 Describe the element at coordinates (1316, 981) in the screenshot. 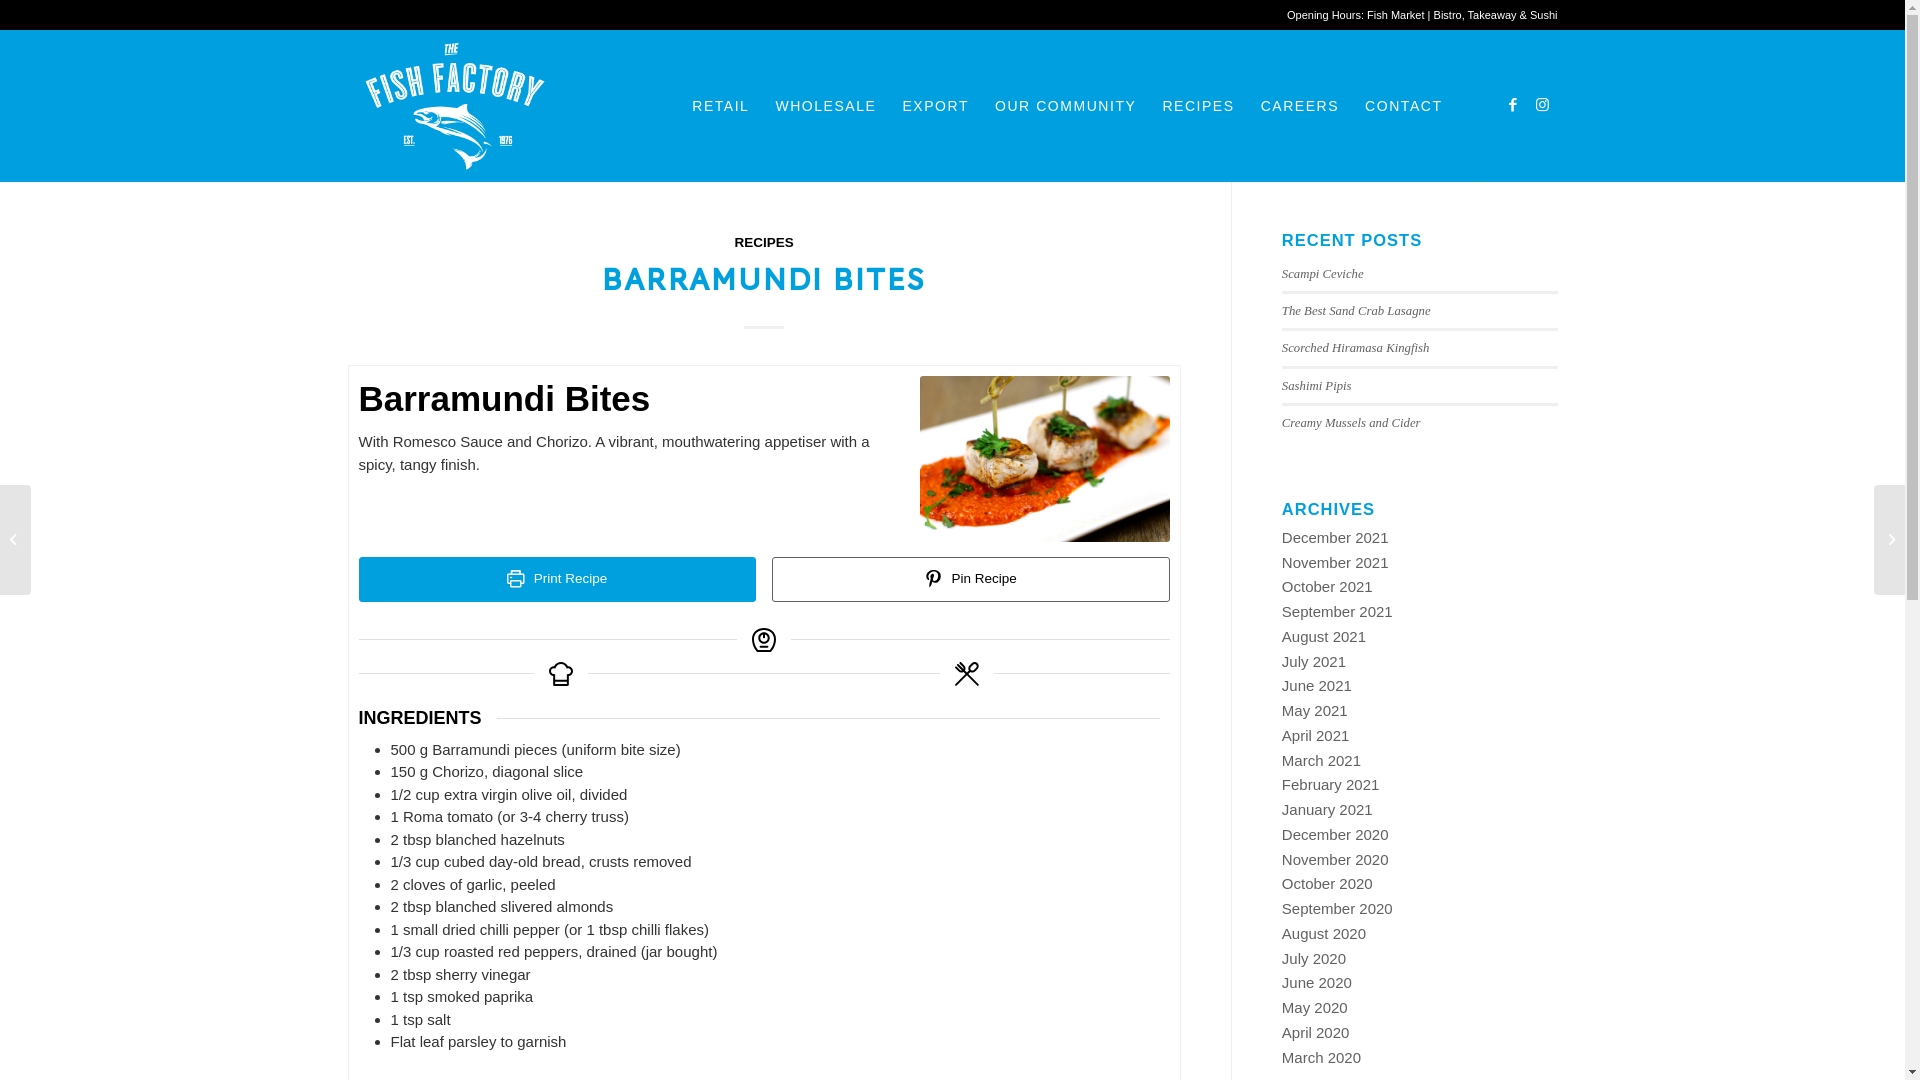

I see `'June 2020'` at that location.